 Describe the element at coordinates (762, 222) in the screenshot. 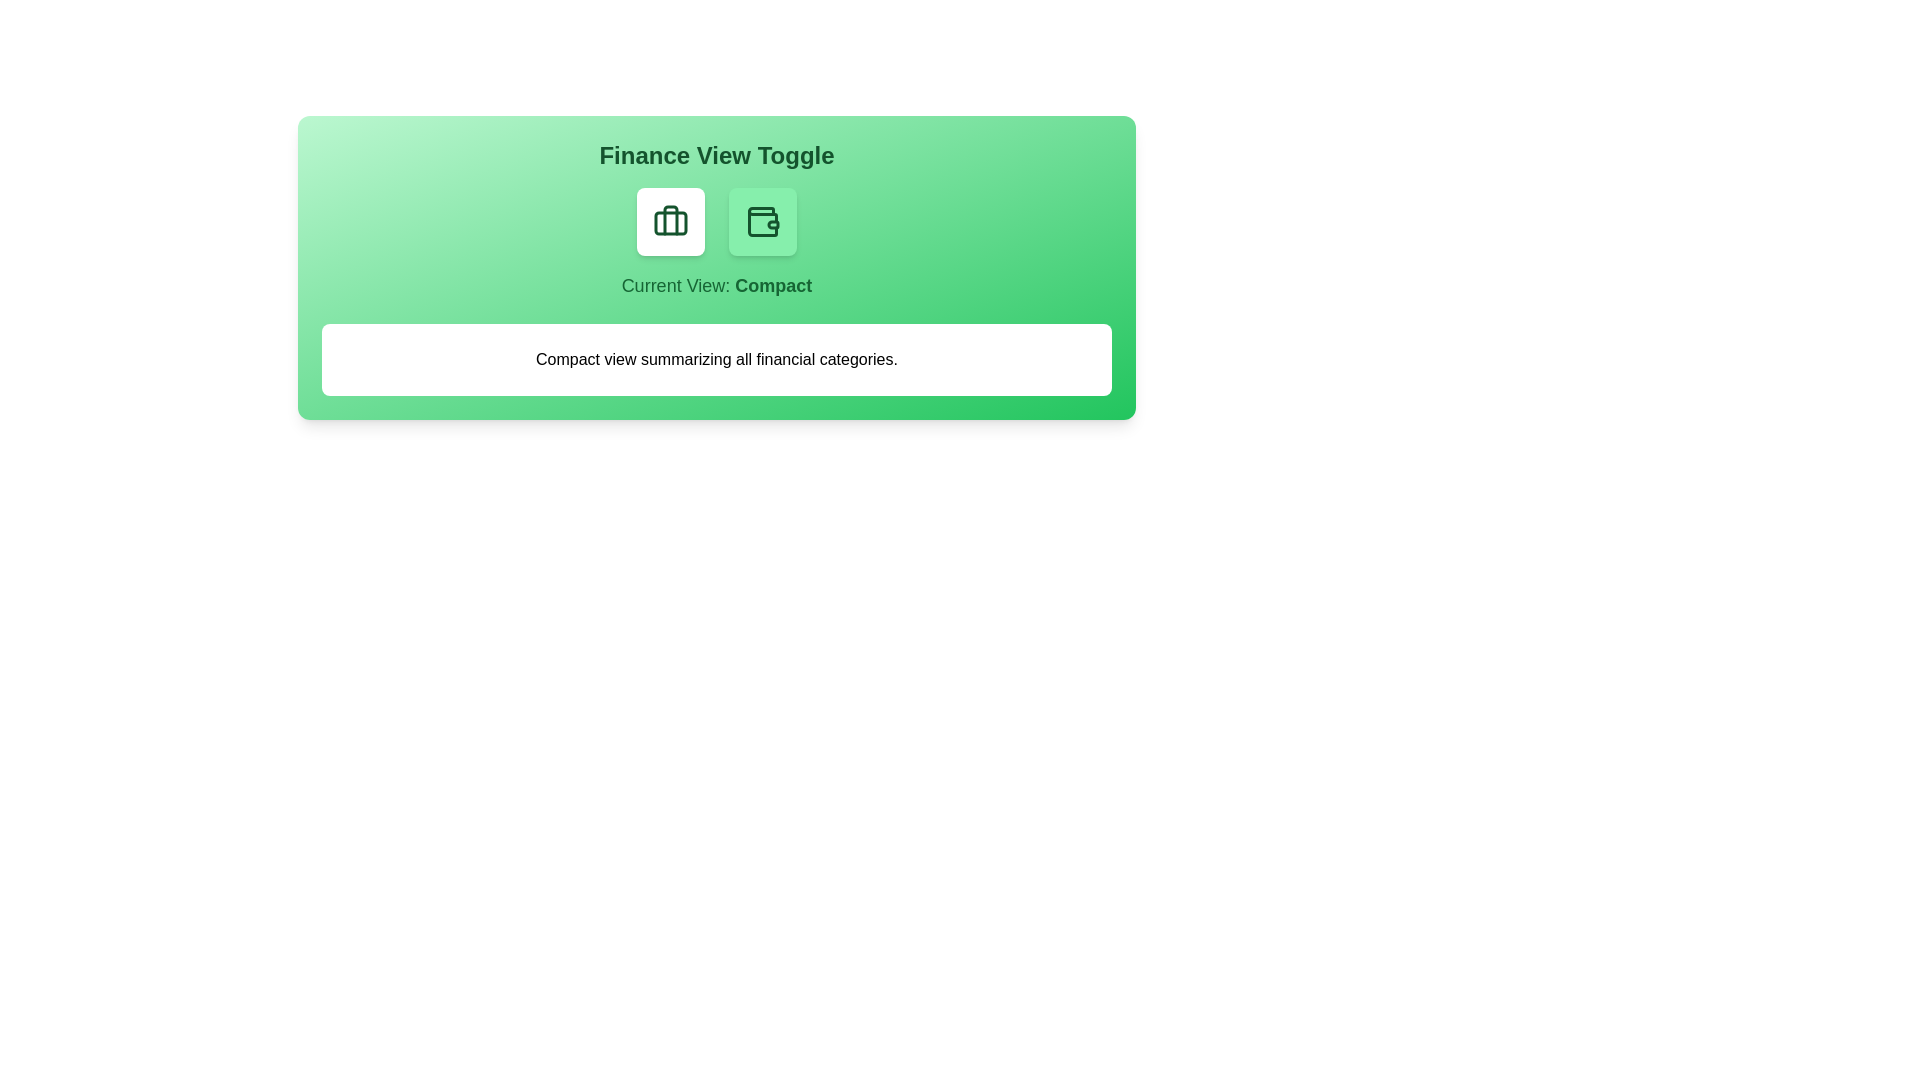

I see `the button representing the Detailed view to toggle the view mode` at that location.